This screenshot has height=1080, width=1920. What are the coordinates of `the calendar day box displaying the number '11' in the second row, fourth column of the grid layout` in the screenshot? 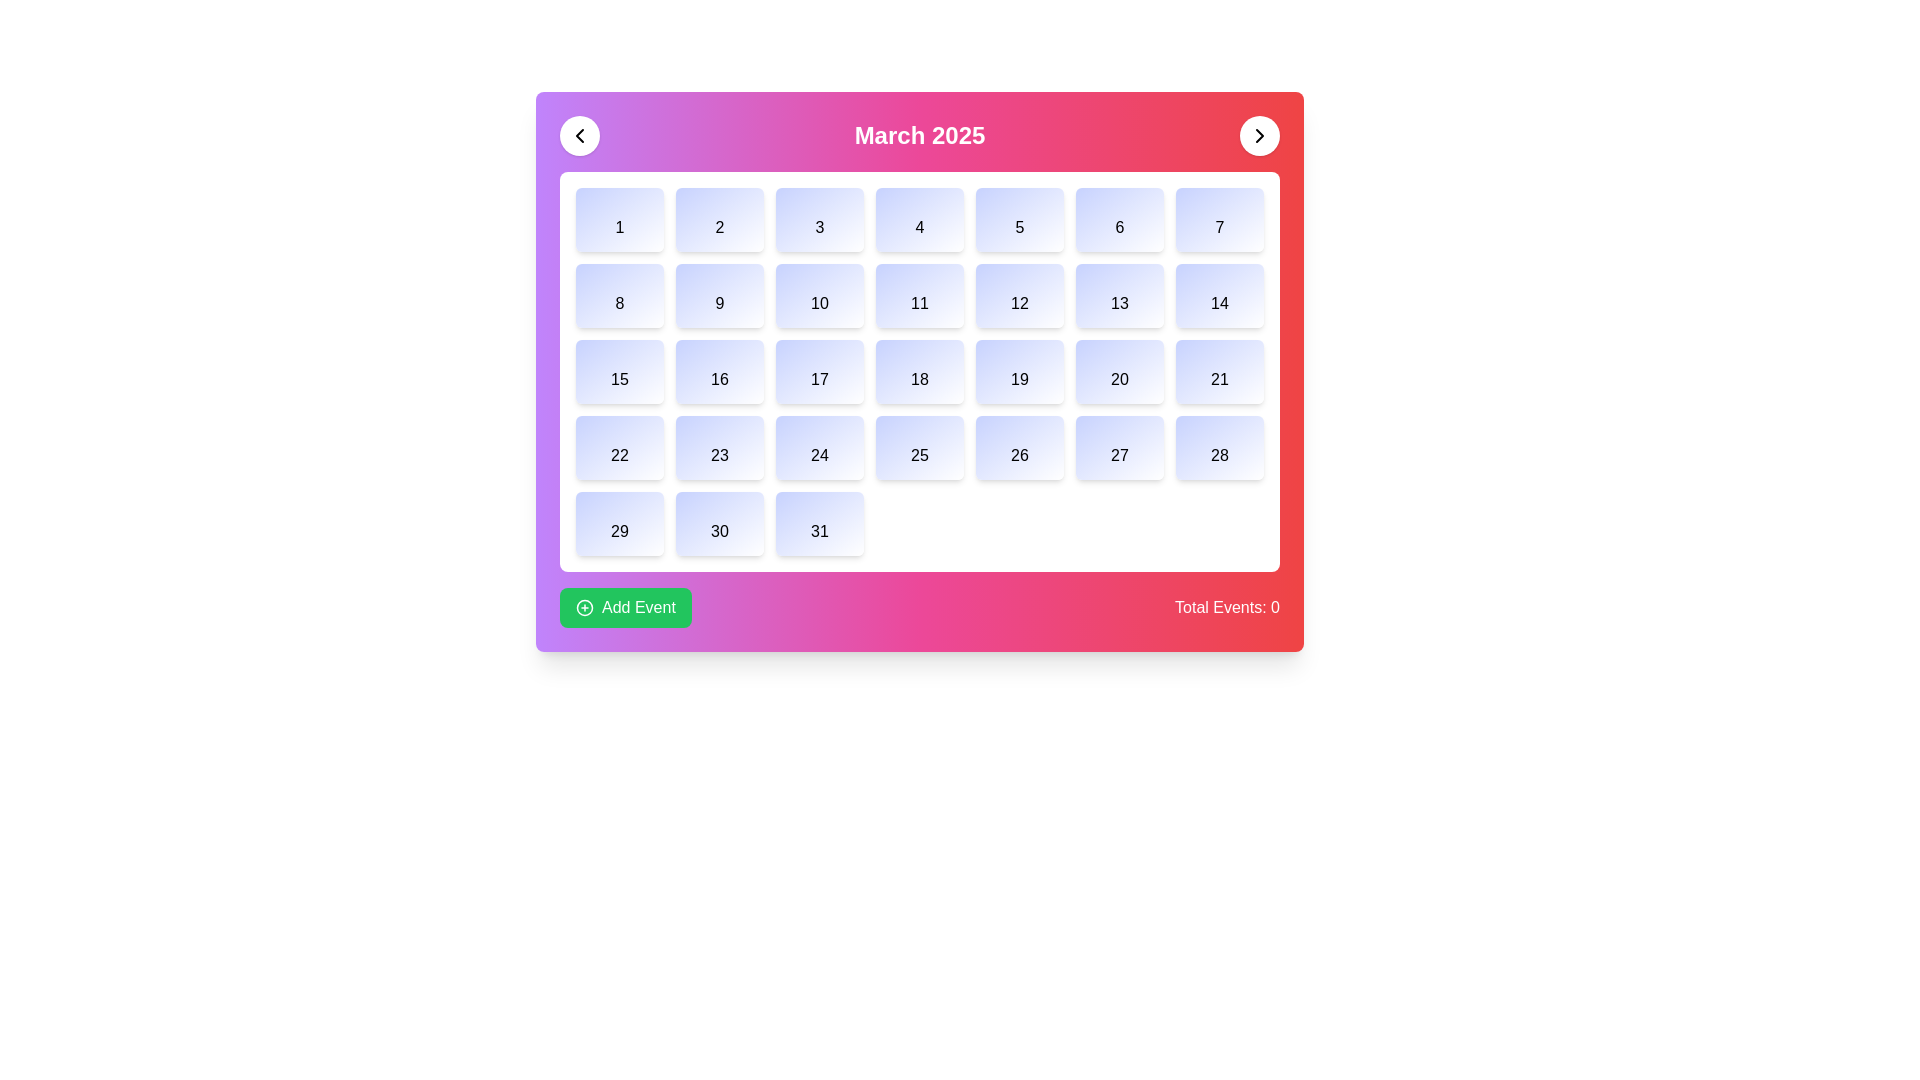 It's located at (919, 296).